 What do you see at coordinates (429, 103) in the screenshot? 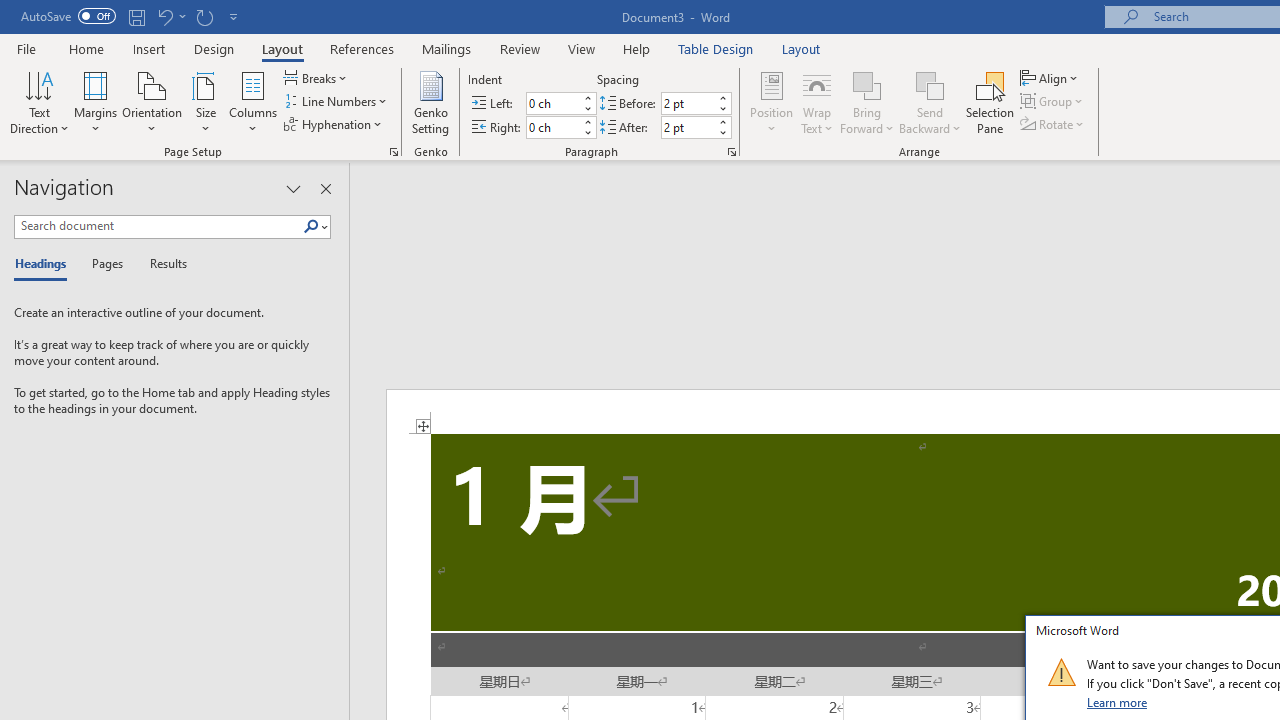
I see `'Genko Setting...'` at bounding box center [429, 103].